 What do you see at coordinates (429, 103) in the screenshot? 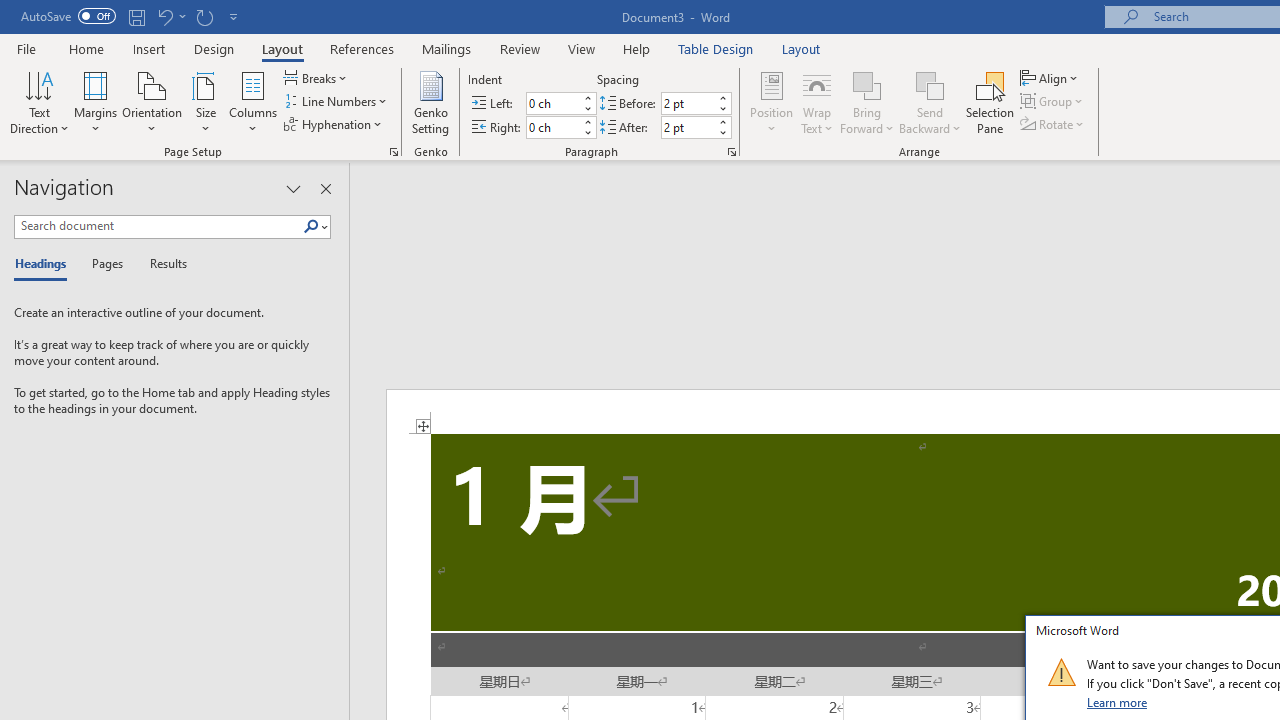
I see `'Genko Setting...'` at bounding box center [429, 103].